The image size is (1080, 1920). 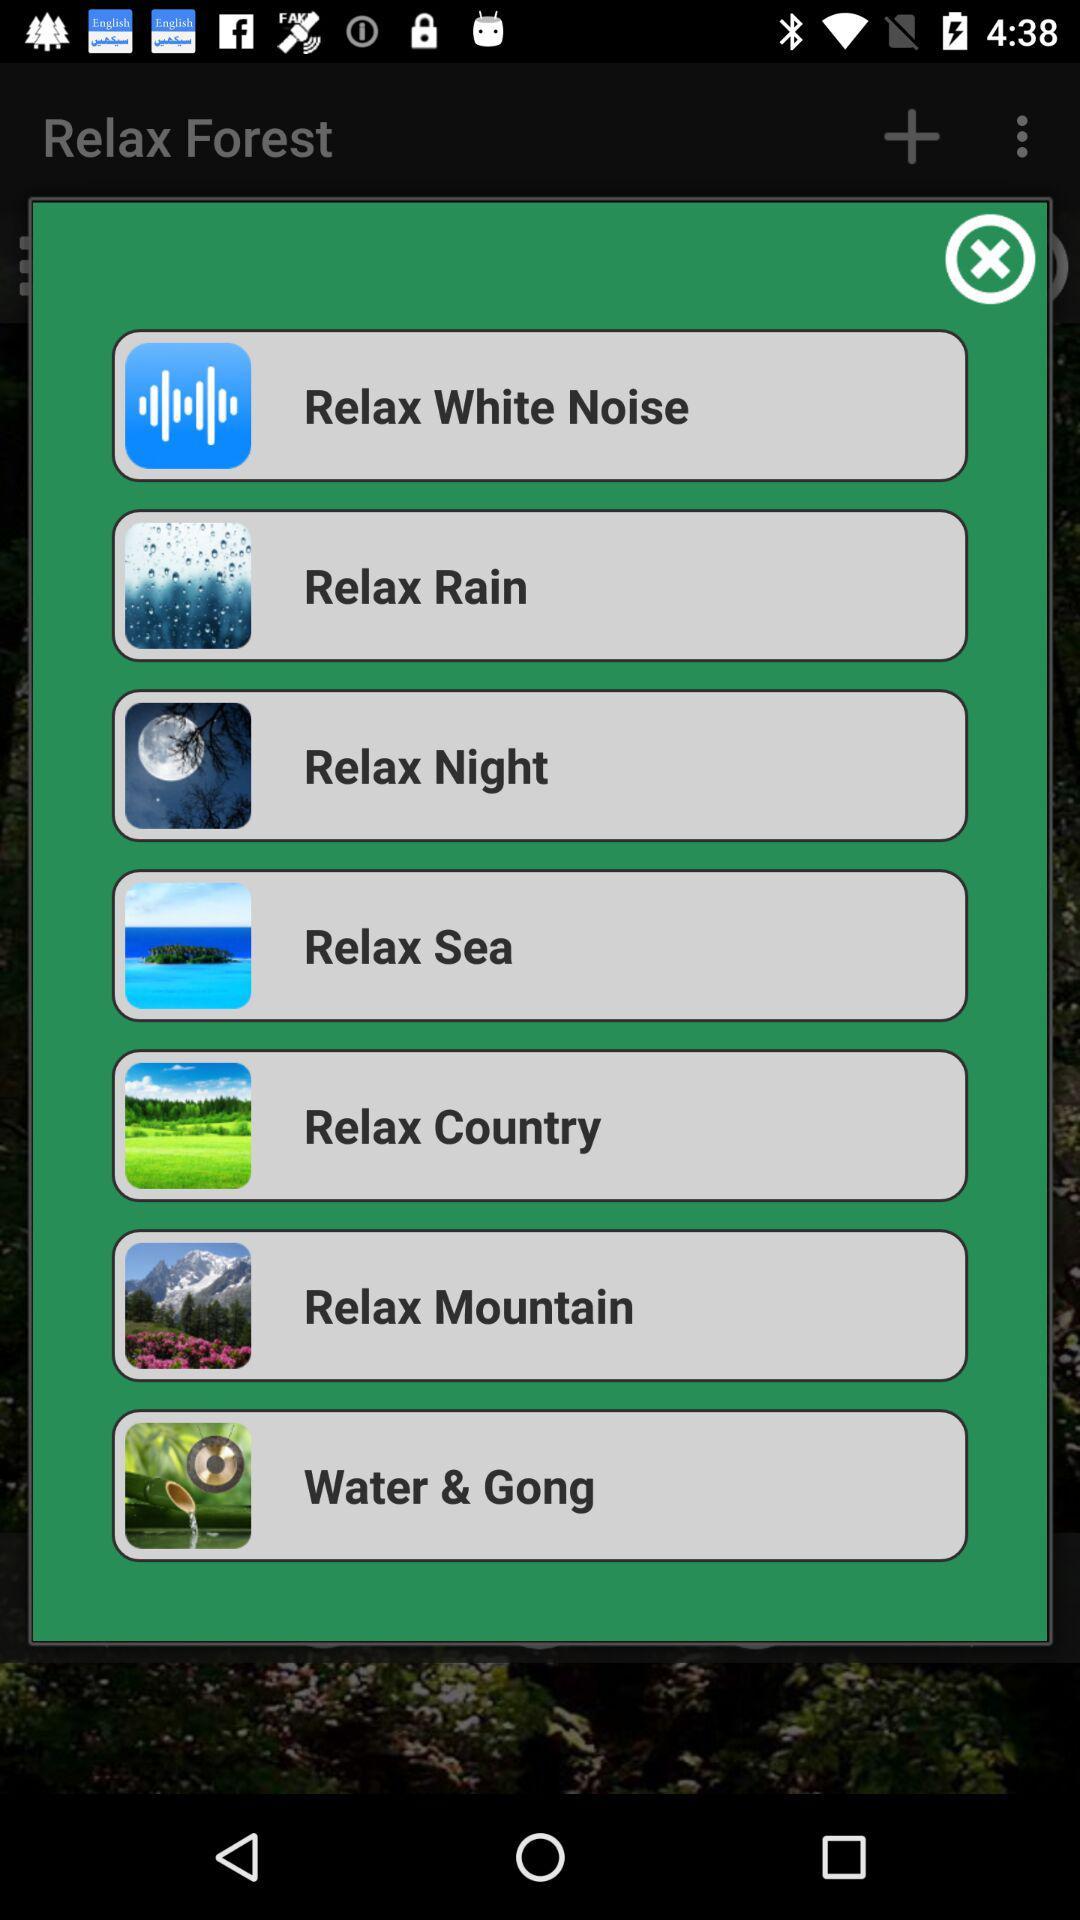 I want to click on item above the relax mountain icon, so click(x=540, y=1125).